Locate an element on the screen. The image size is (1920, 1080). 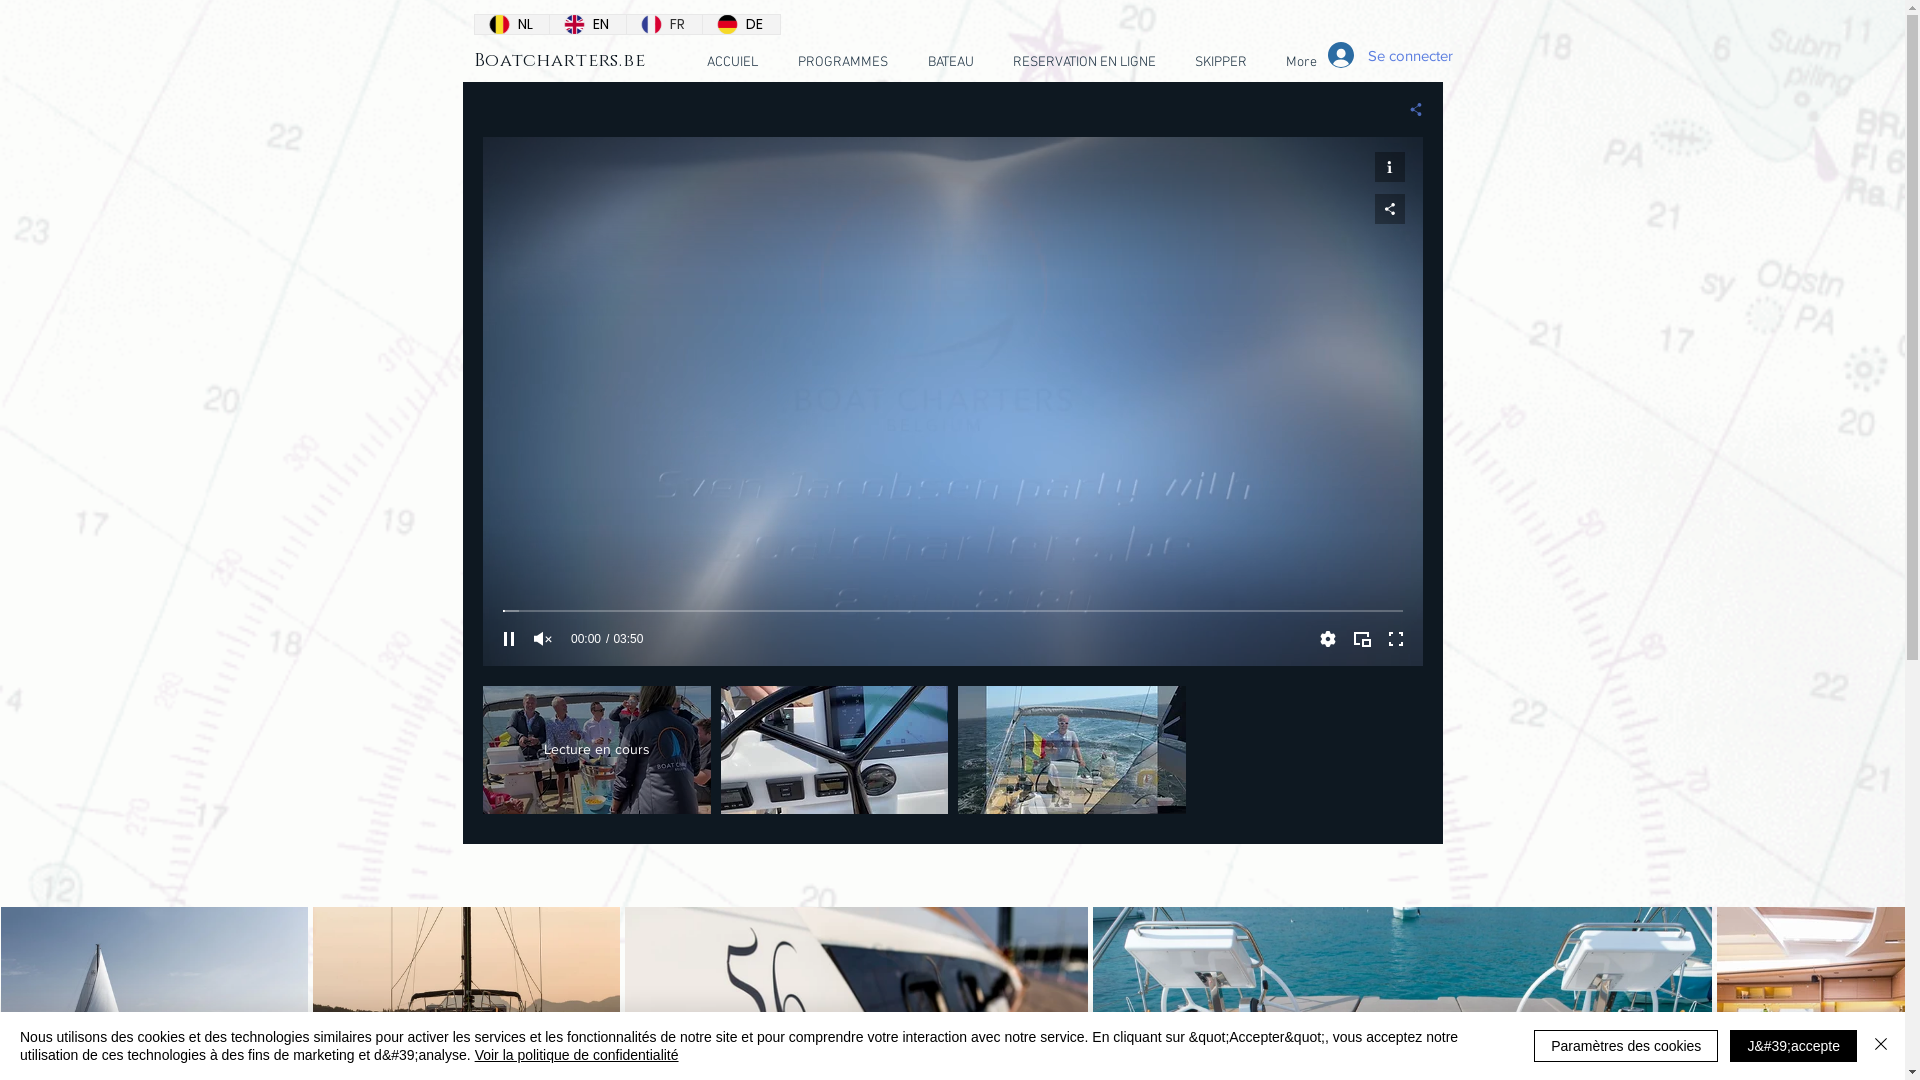
'PROGRAMMES' is located at coordinates (776, 61).